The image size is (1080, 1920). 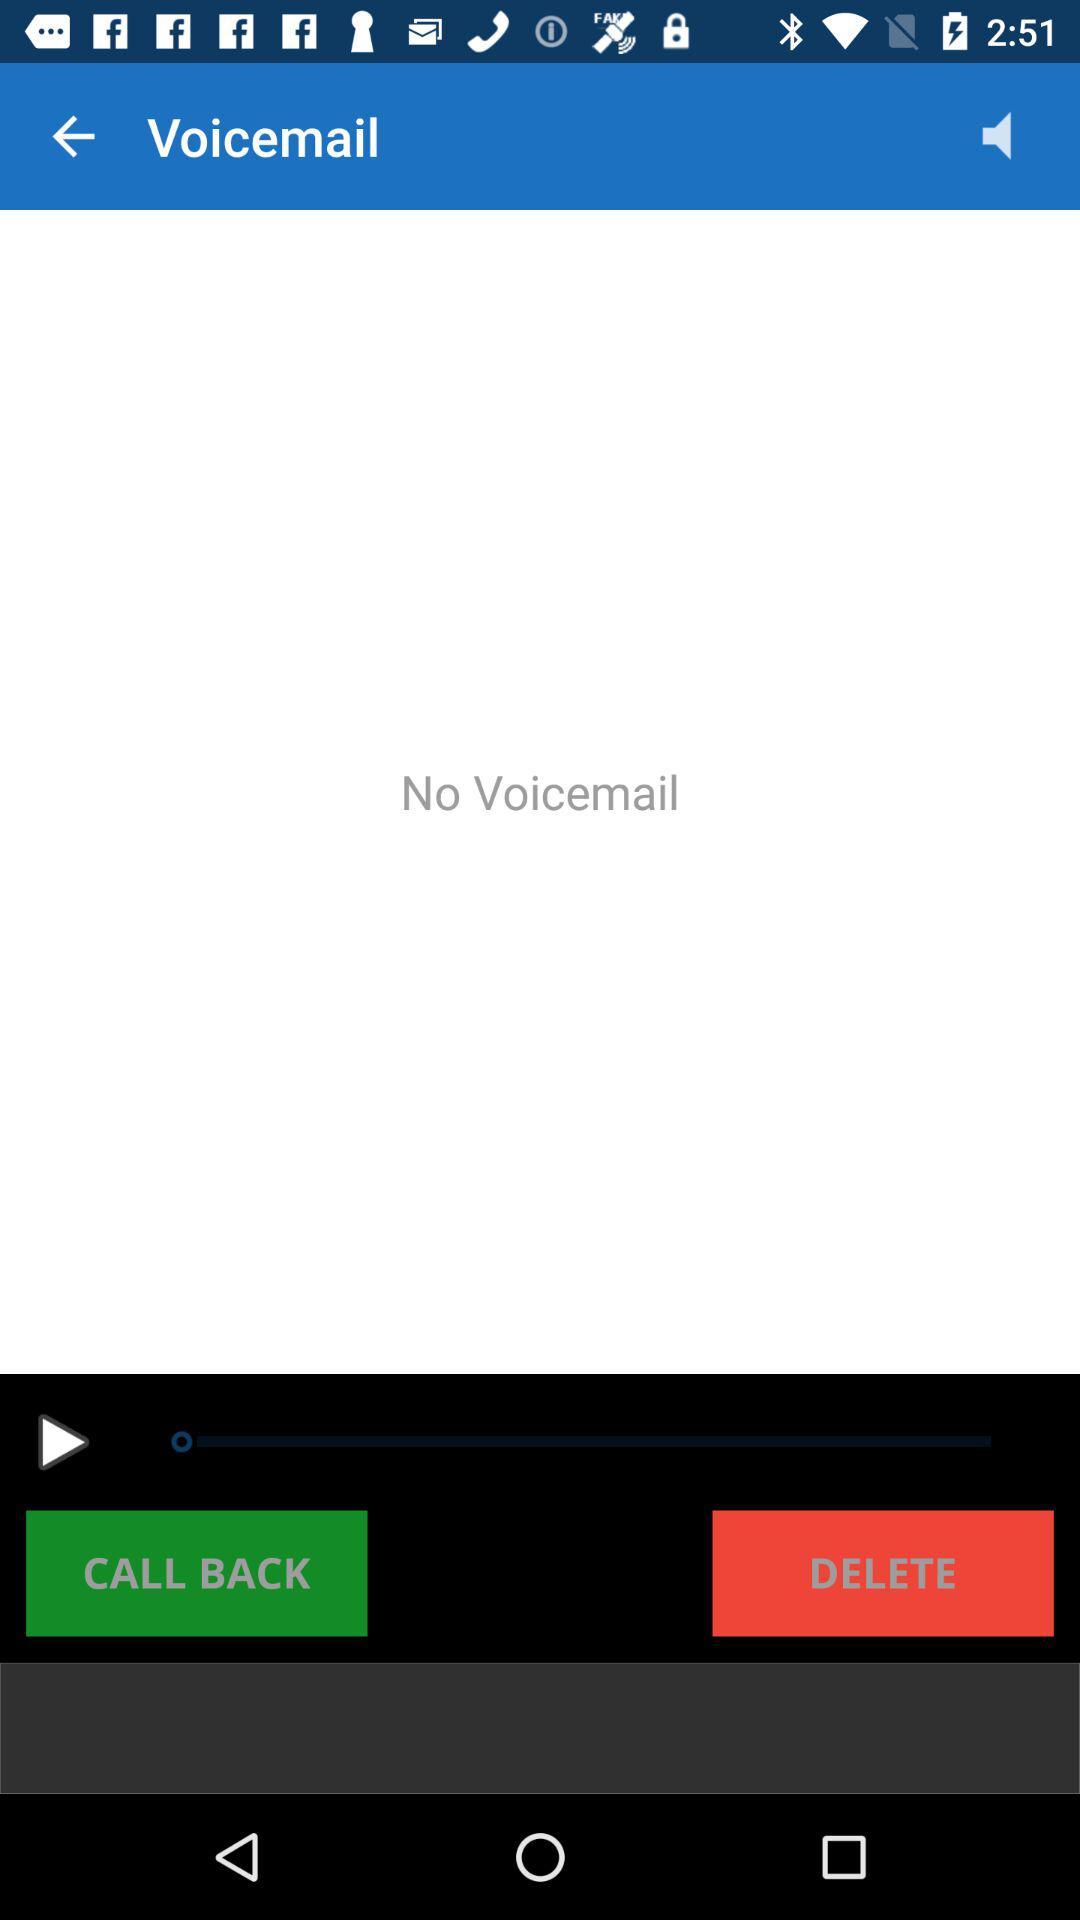 What do you see at coordinates (62, 1442) in the screenshot?
I see `the play icon` at bounding box center [62, 1442].